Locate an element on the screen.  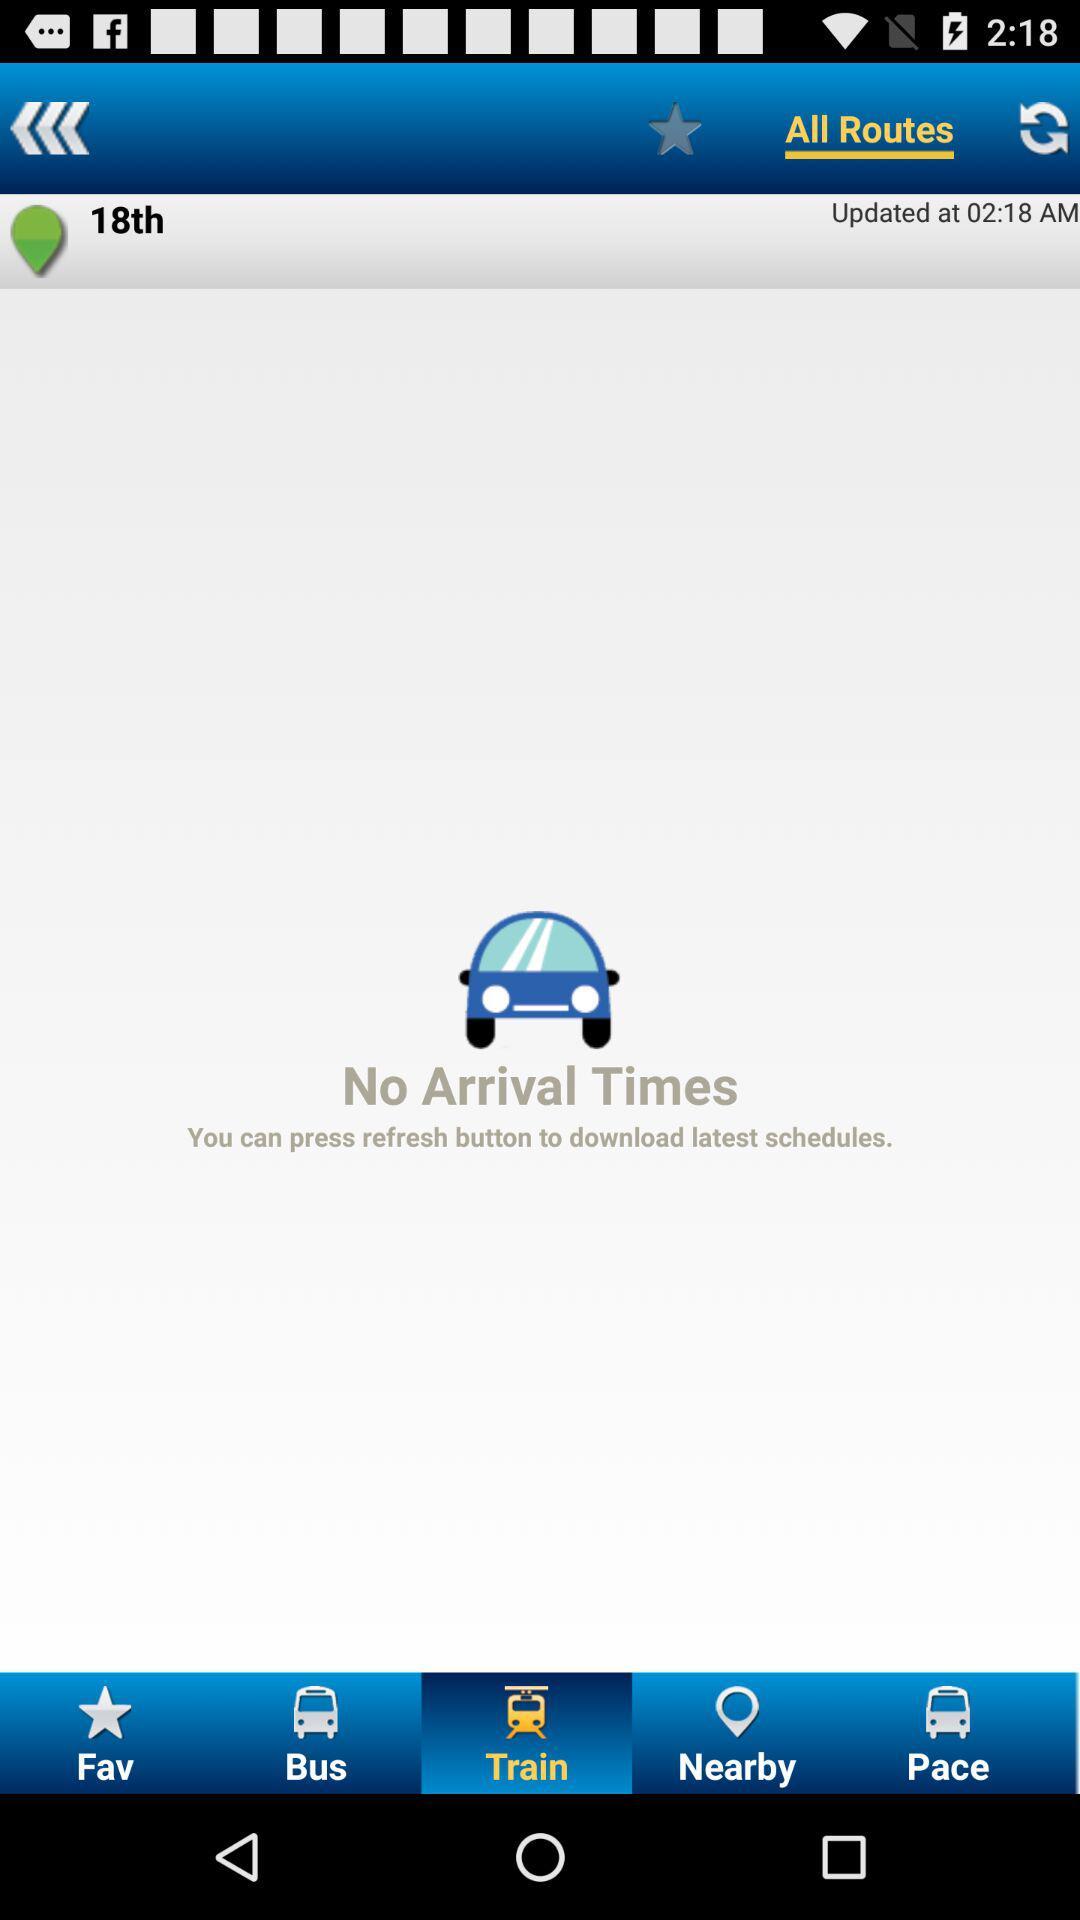
the star icon is located at coordinates (675, 136).